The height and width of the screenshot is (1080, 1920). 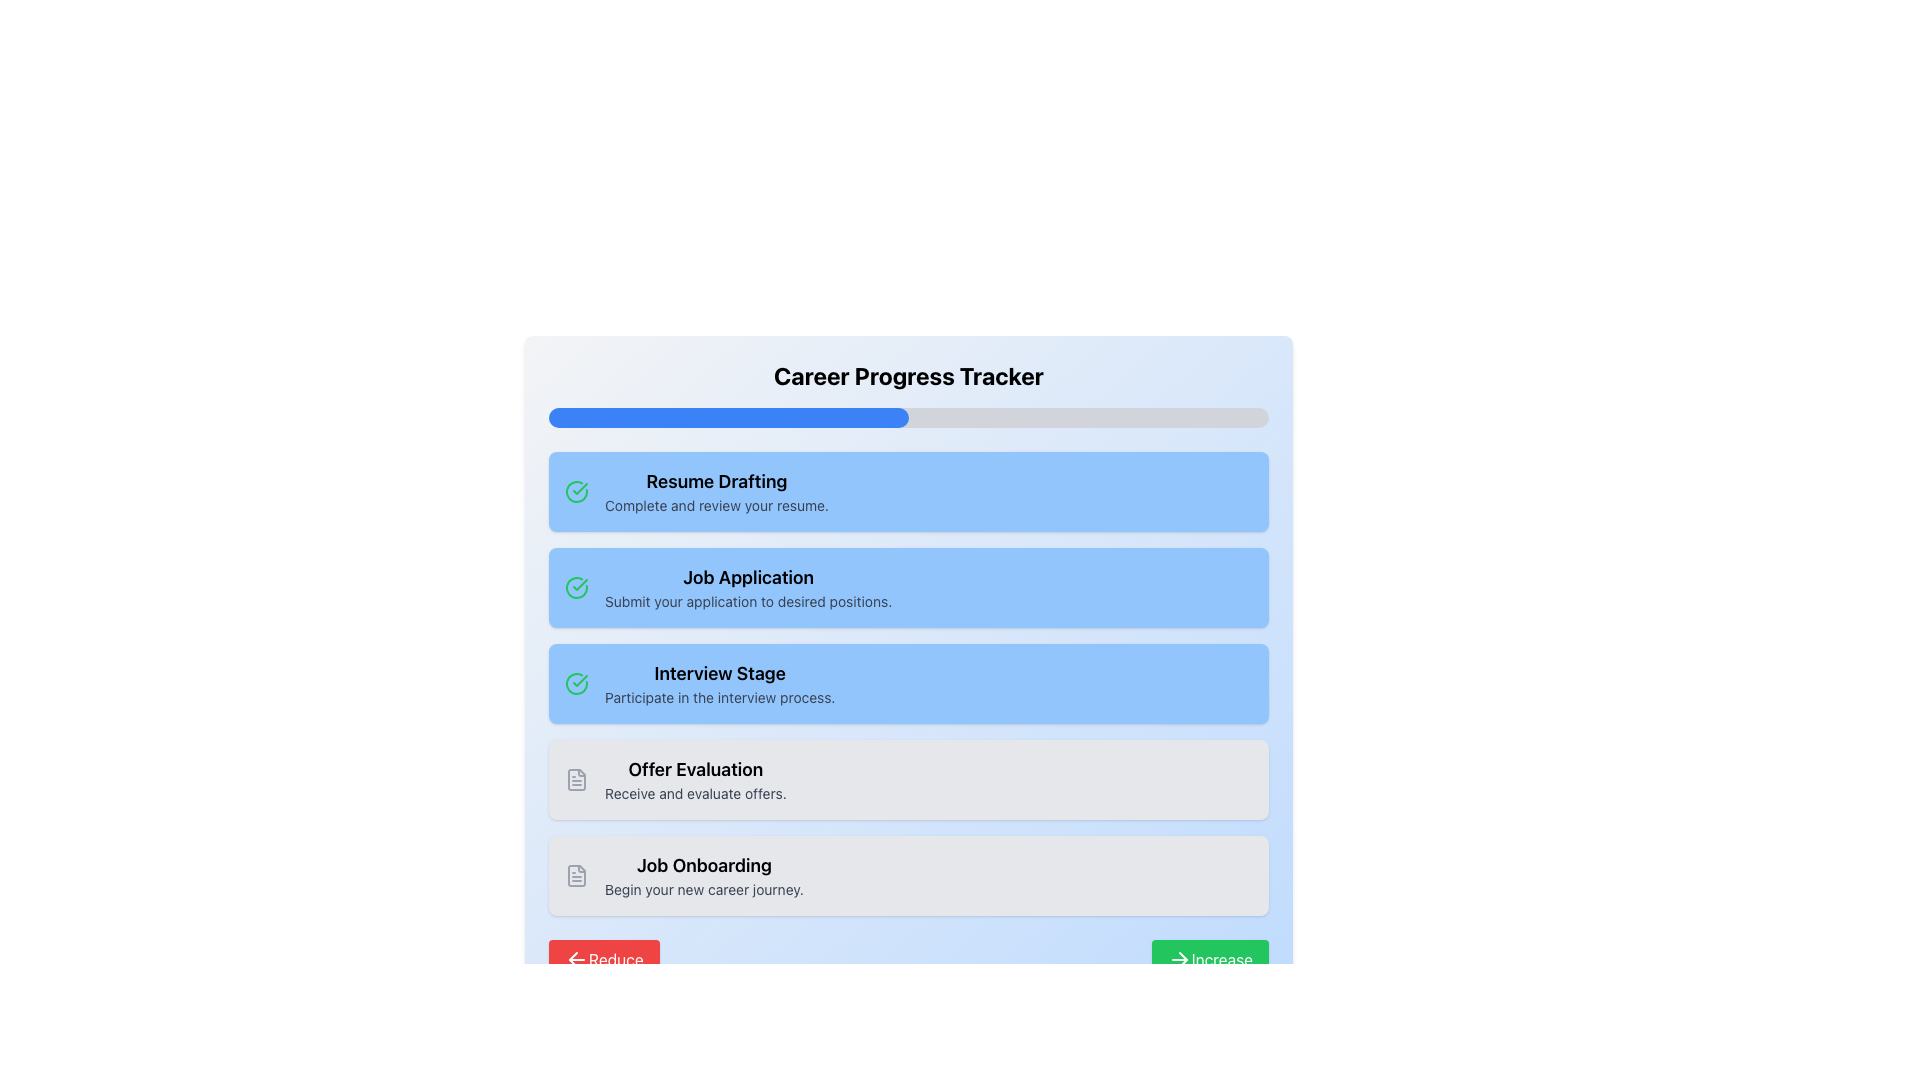 I want to click on descriptive text content 'Begin your new career journey.' located below the title 'Job Onboarding' in the vertical progress tracker interface, so click(x=704, y=889).